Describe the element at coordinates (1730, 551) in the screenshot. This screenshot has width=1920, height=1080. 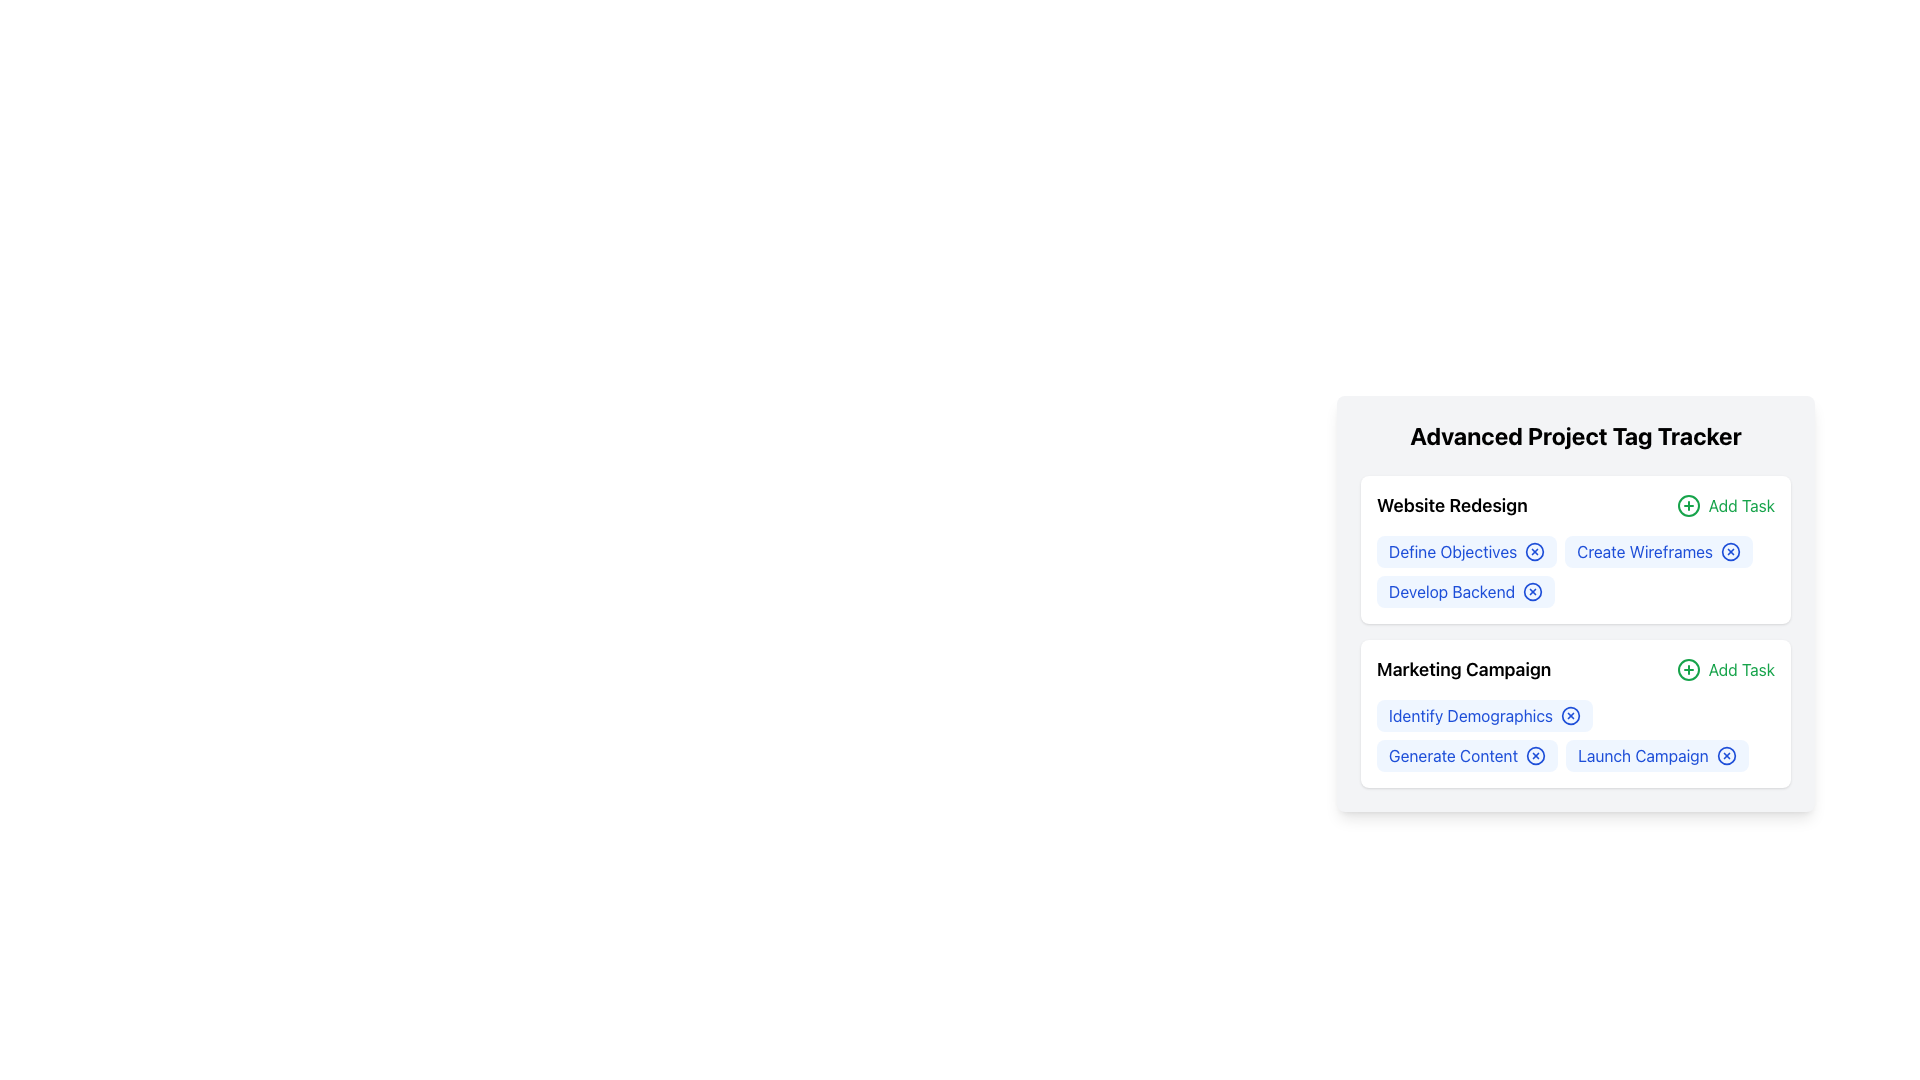
I see `the SVG Circle Element representing the delete/close option for the 'Create Wireframes' task in the 'Website Redesign' category of the 'Advanced Project Tag Tracker'` at that location.